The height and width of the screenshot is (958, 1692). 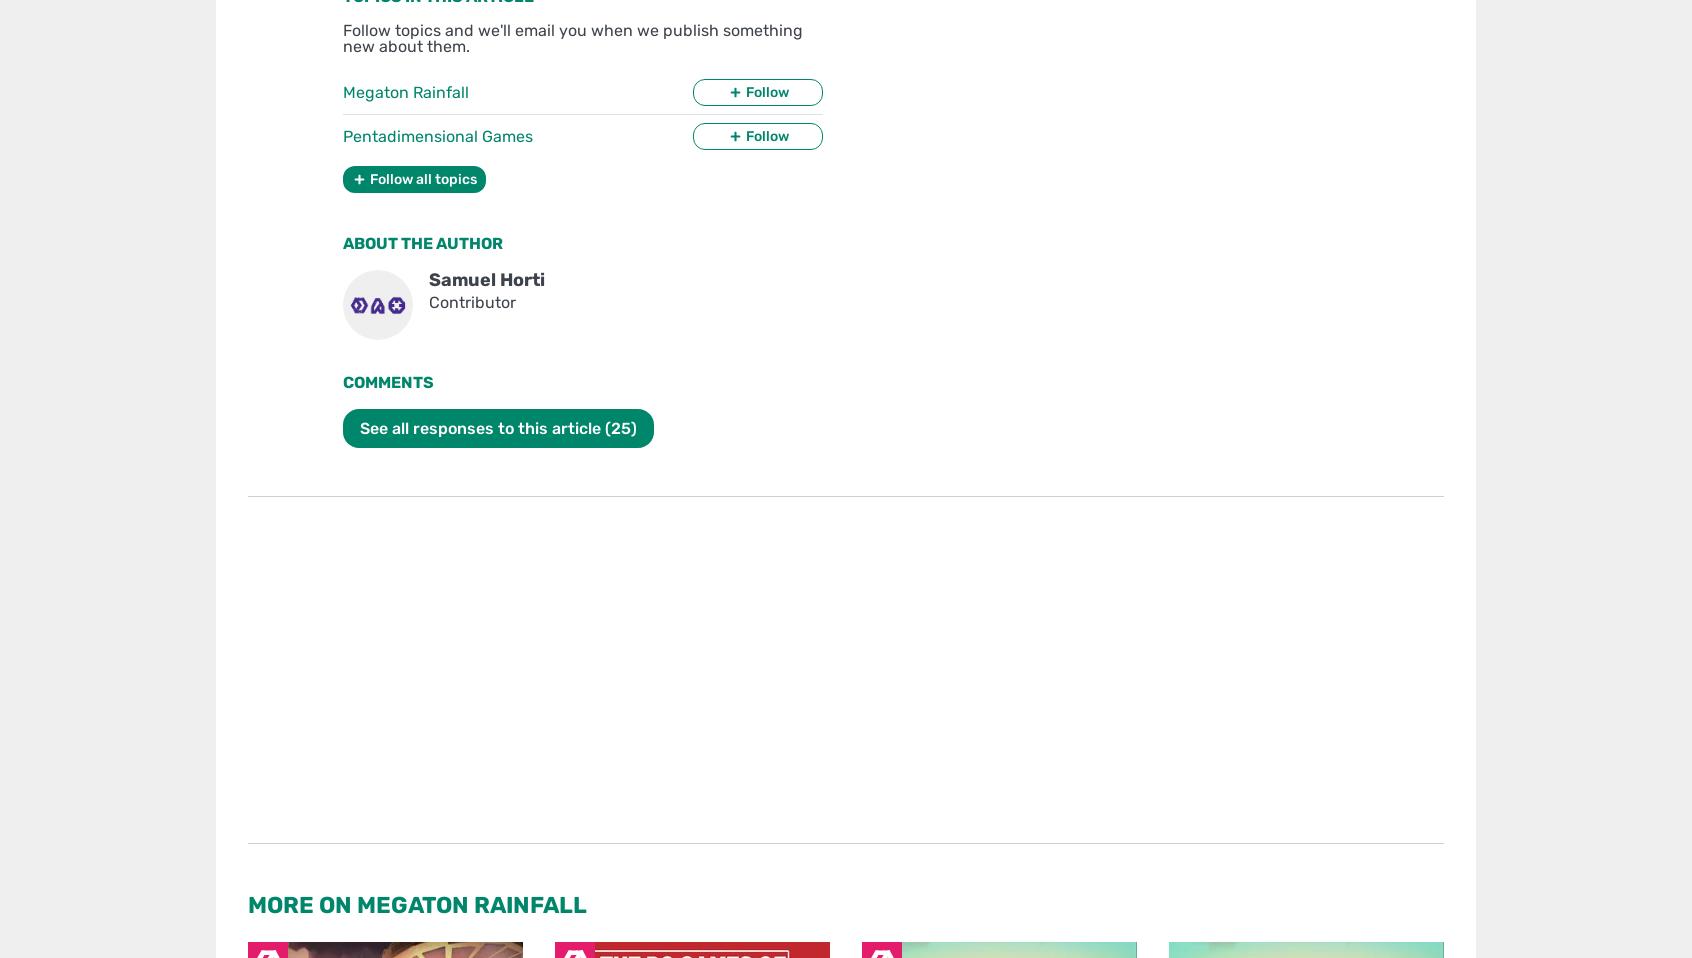 What do you see at coordinates (341, 37) in the screenshot?
I see `'Follow topics and we'll email you when we publish something new about them.'` at bounding box center [341, 37].